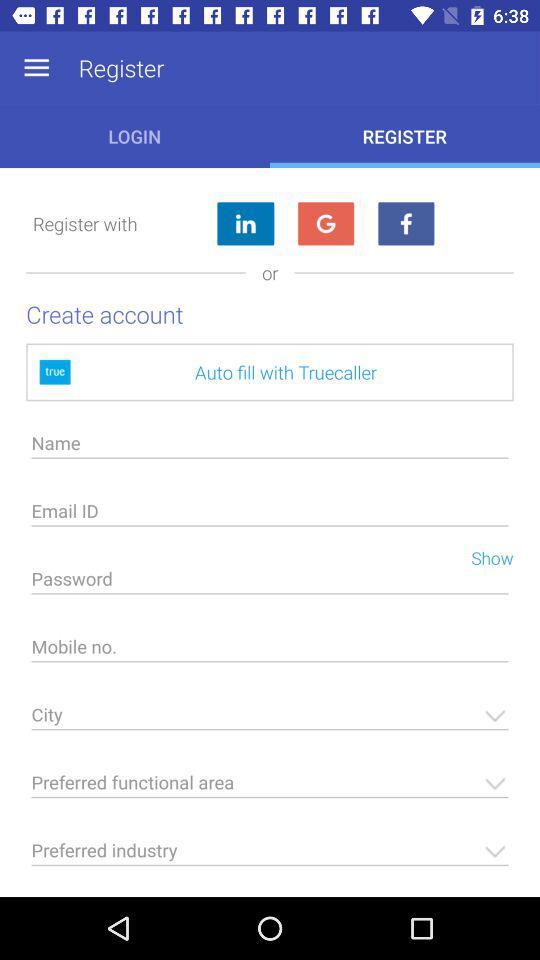  What do you see at coordinates (270, 371) in the screenshot?
I see `the auto fill with icon` at bounding box center [270, 371].